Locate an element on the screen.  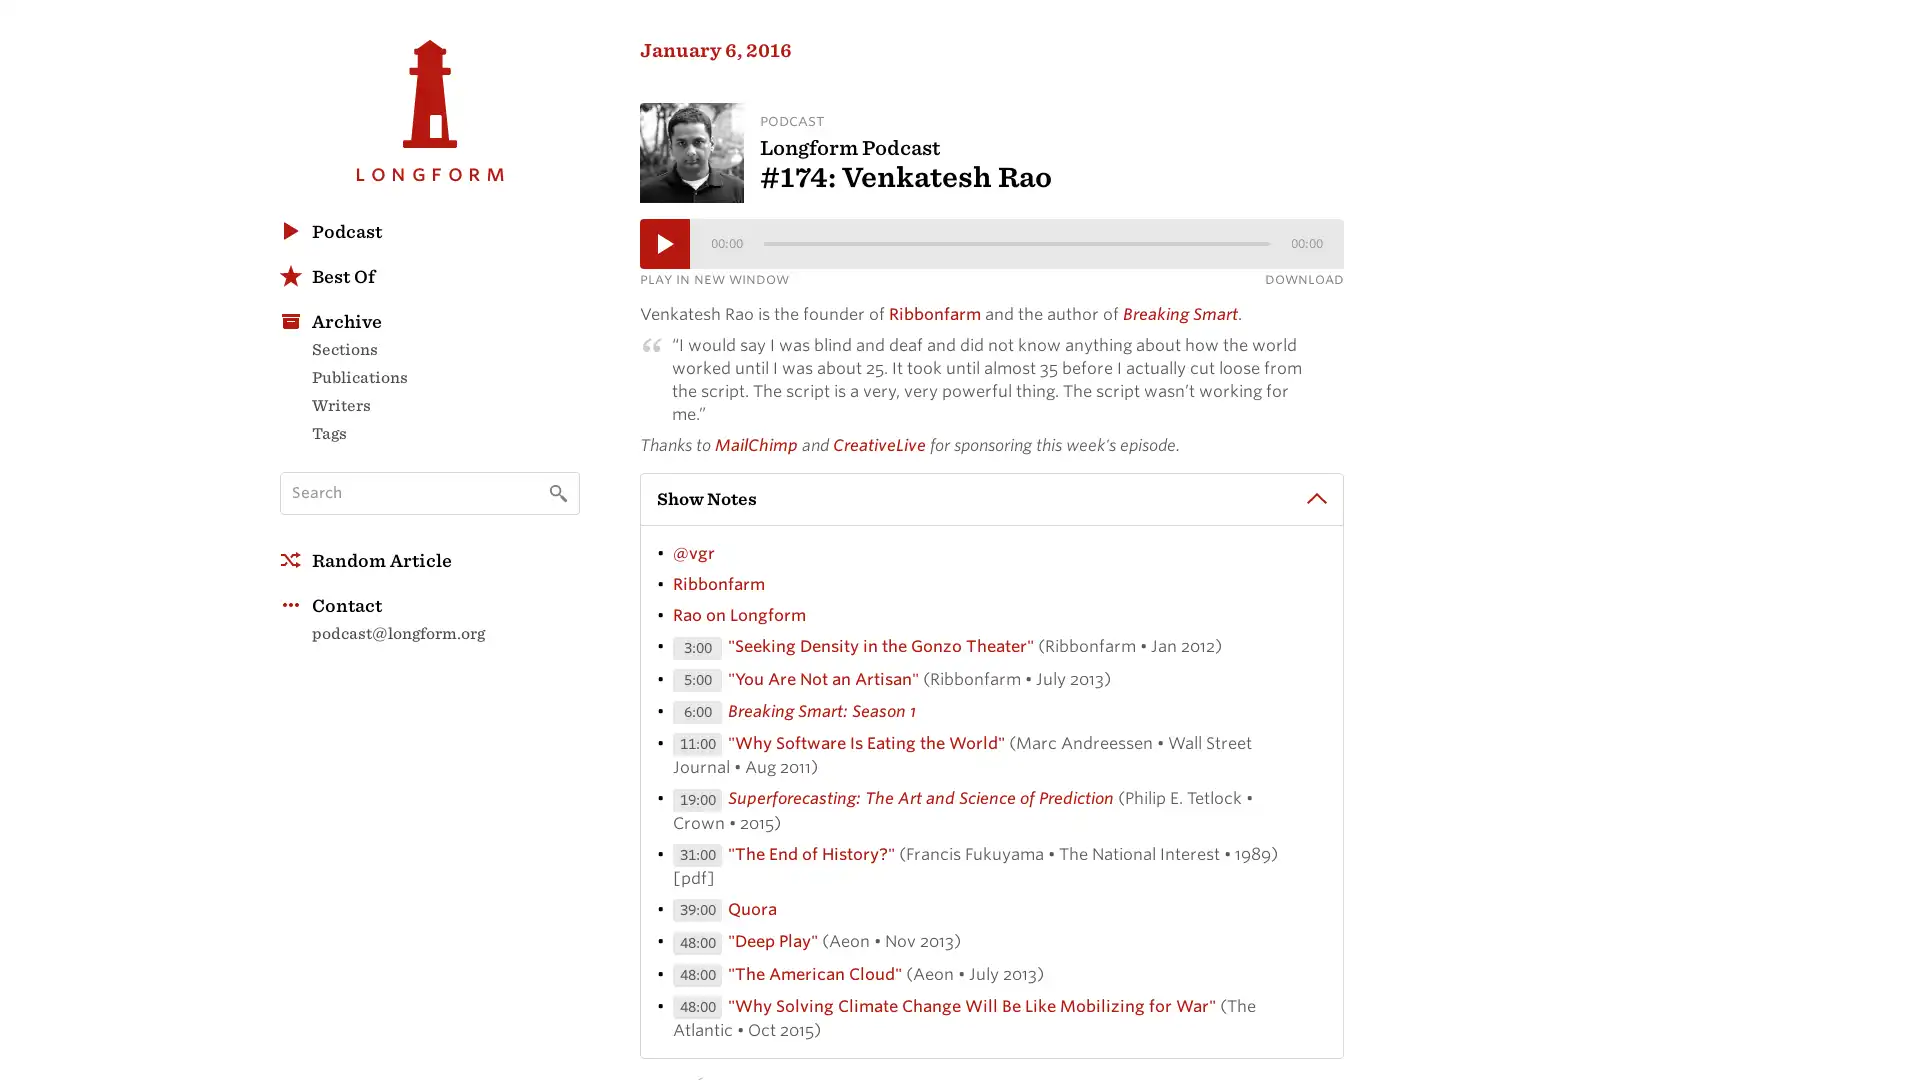
3:00 is located at coordinates (697, 652).